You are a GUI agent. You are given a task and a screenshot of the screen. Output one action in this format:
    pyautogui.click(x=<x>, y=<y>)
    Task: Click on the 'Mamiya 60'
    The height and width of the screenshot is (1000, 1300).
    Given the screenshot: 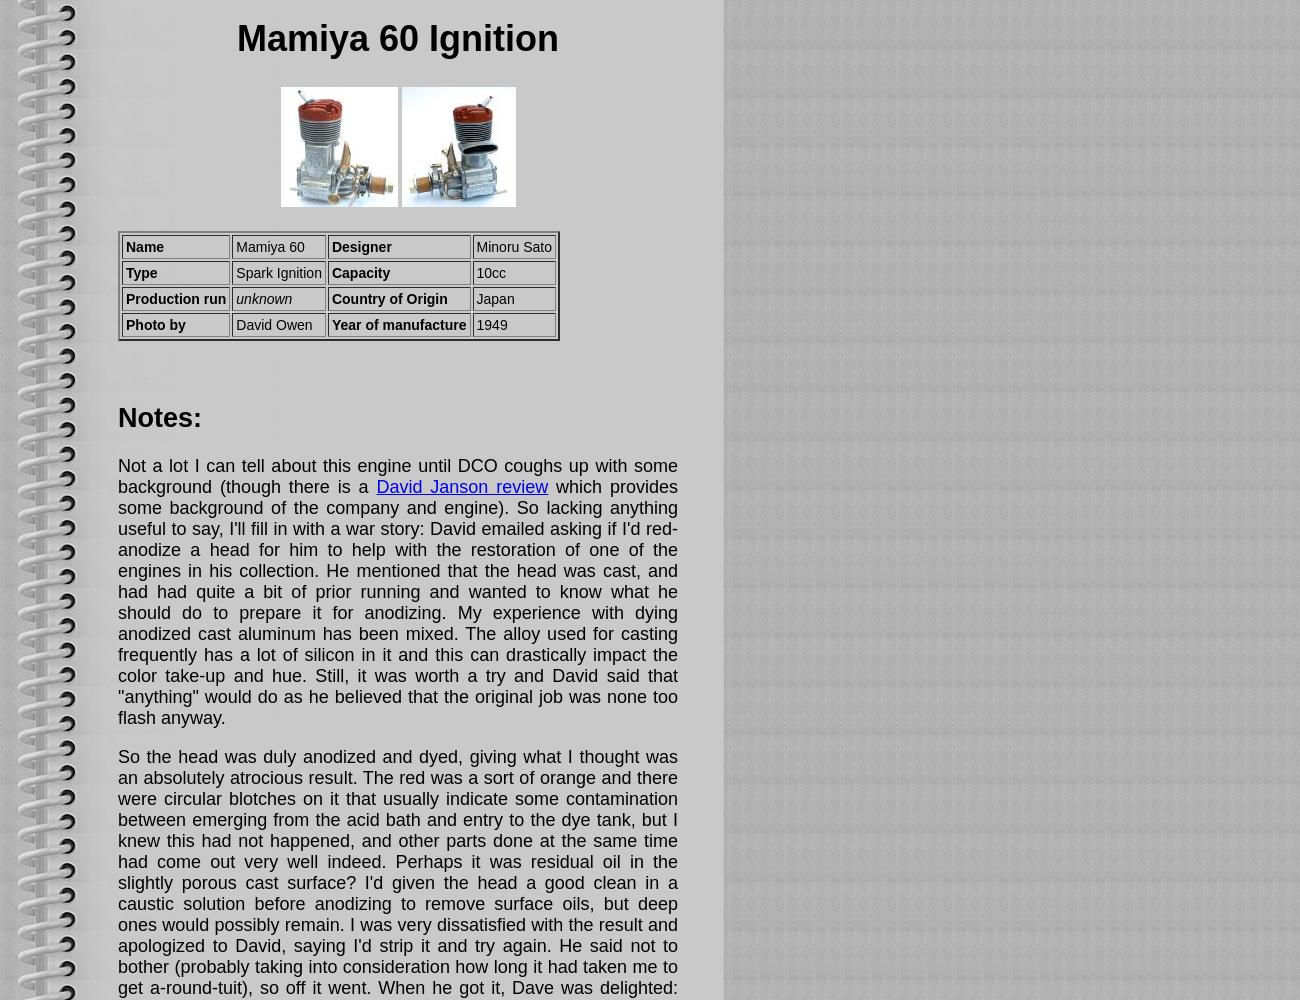 What is the action you would take?
    pyautogui.click(x=269, y=246)
    